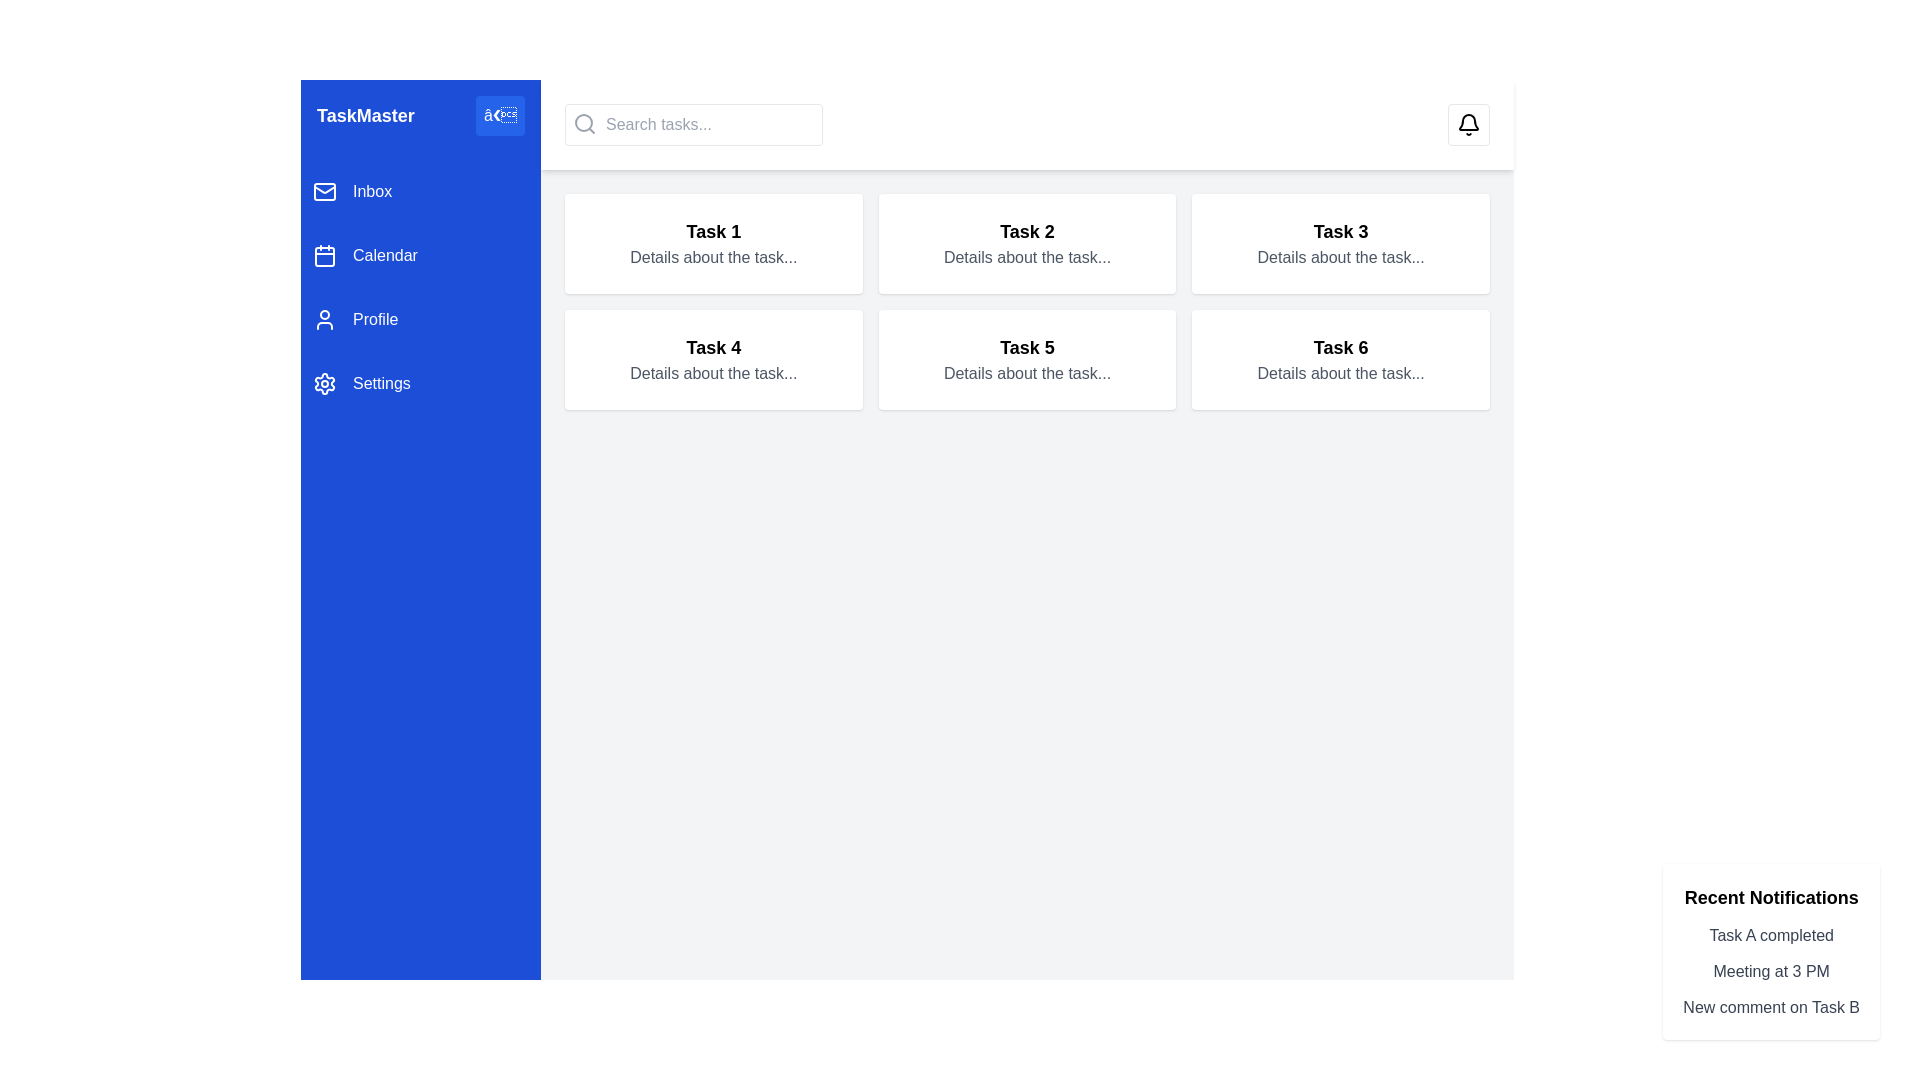  Describe the element at coordinates (385, 254) in the screenshot. I see `the 'Calendar' text label` at that location.